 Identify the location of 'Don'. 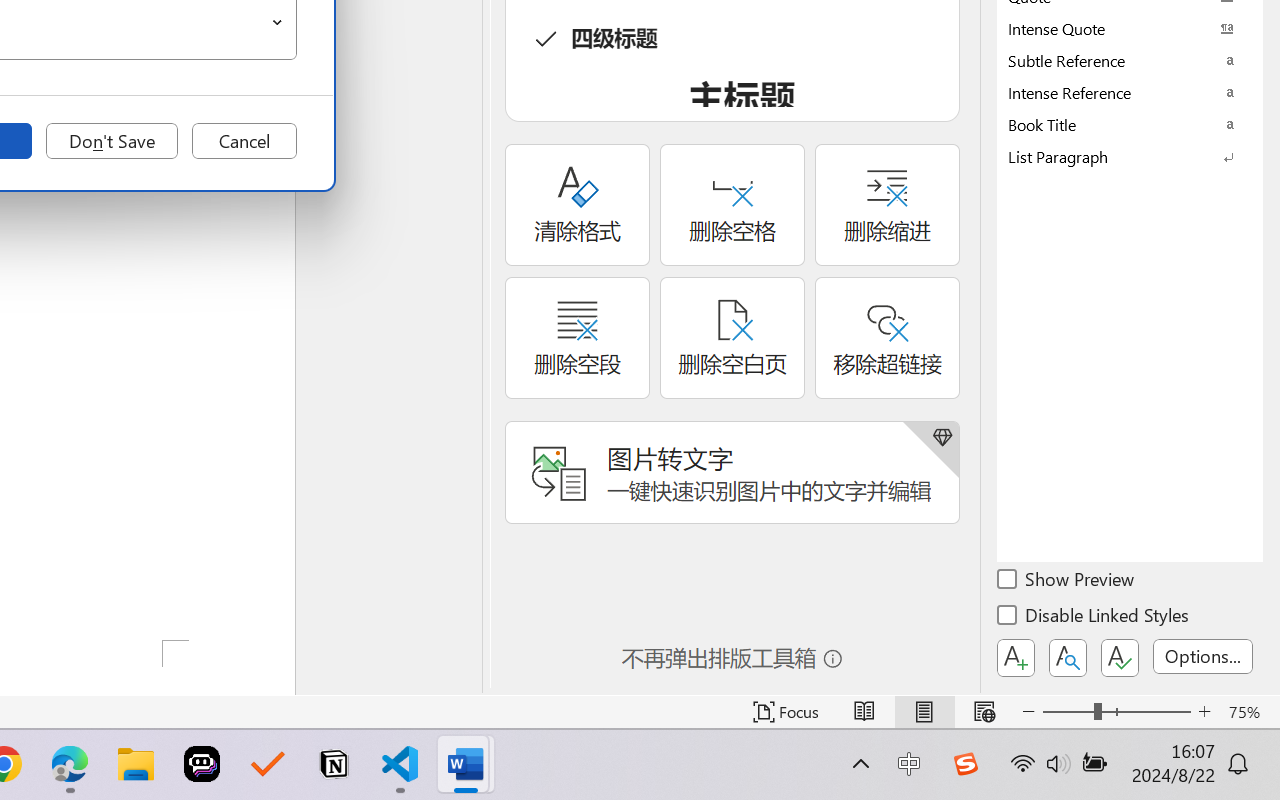
(111, 141).